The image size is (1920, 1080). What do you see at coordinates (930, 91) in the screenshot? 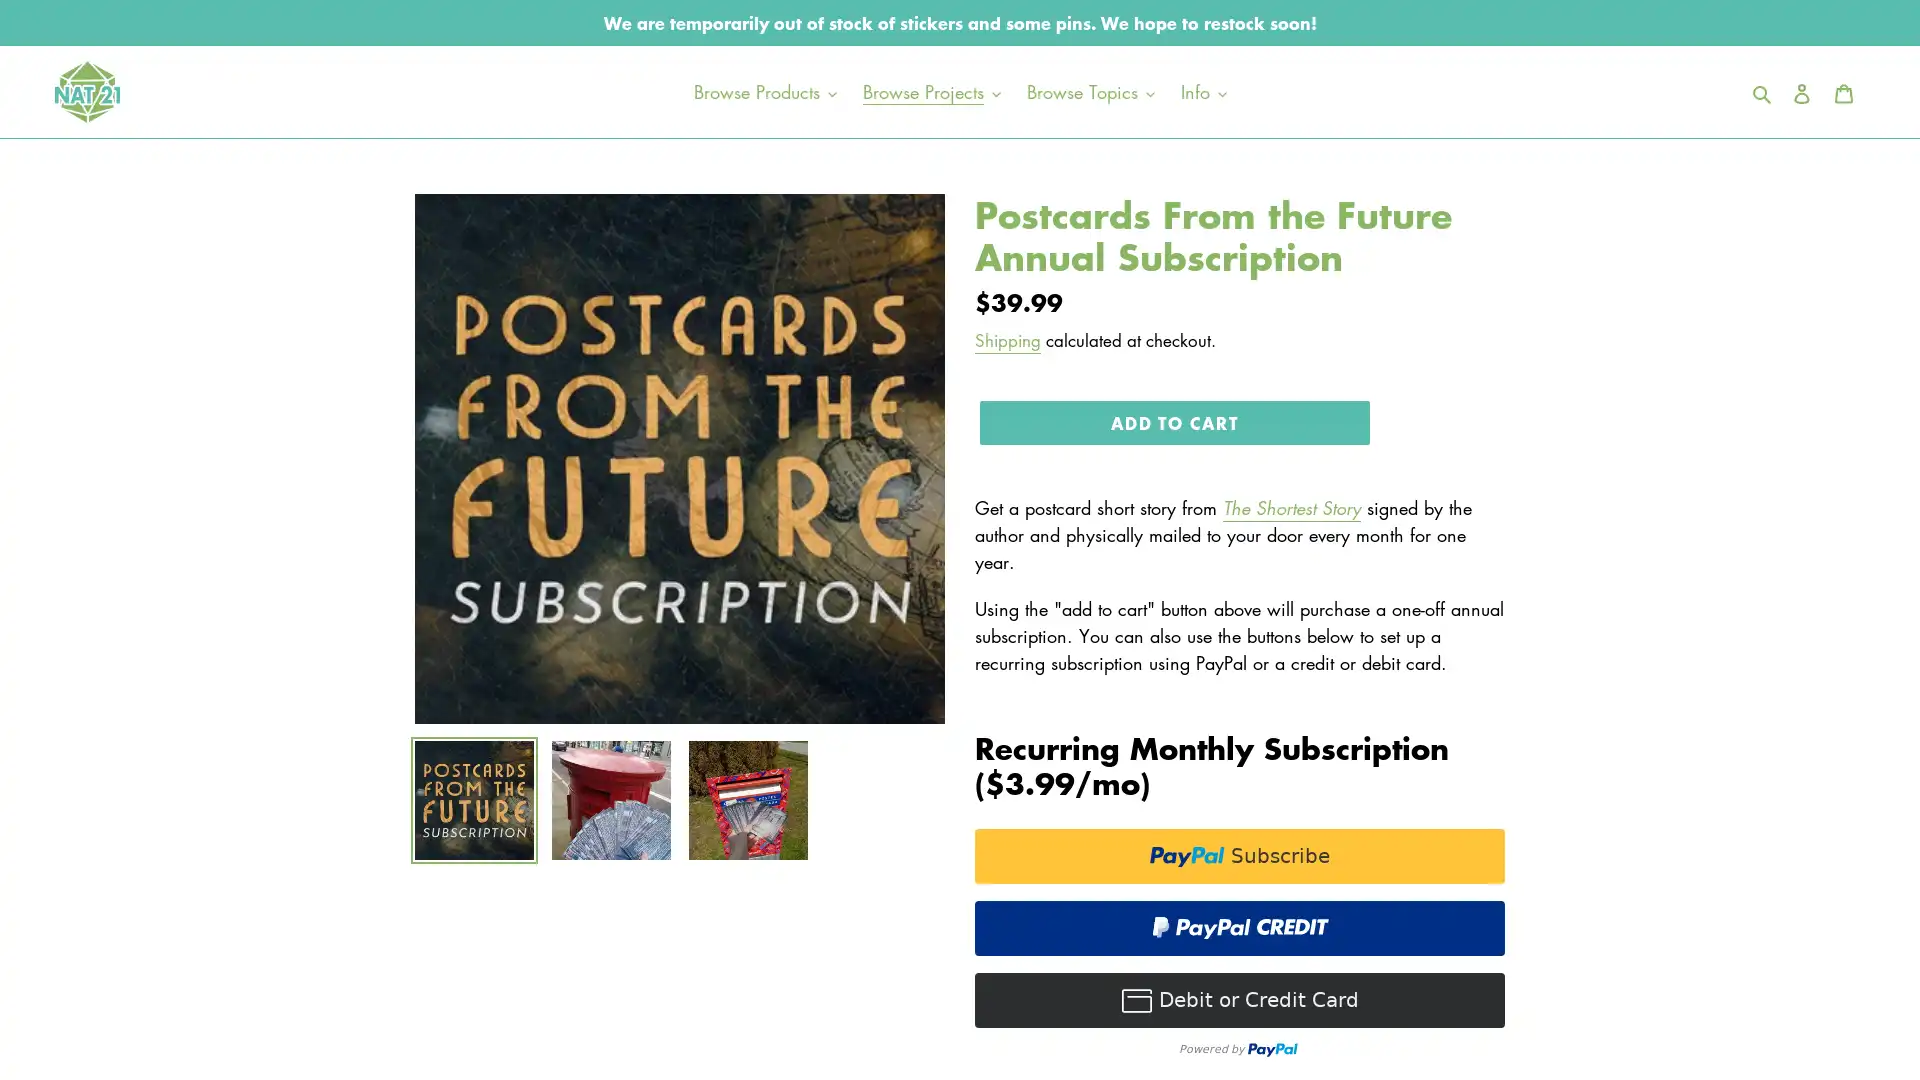
I see `Browse Projects` at bounding box center [930, 91].